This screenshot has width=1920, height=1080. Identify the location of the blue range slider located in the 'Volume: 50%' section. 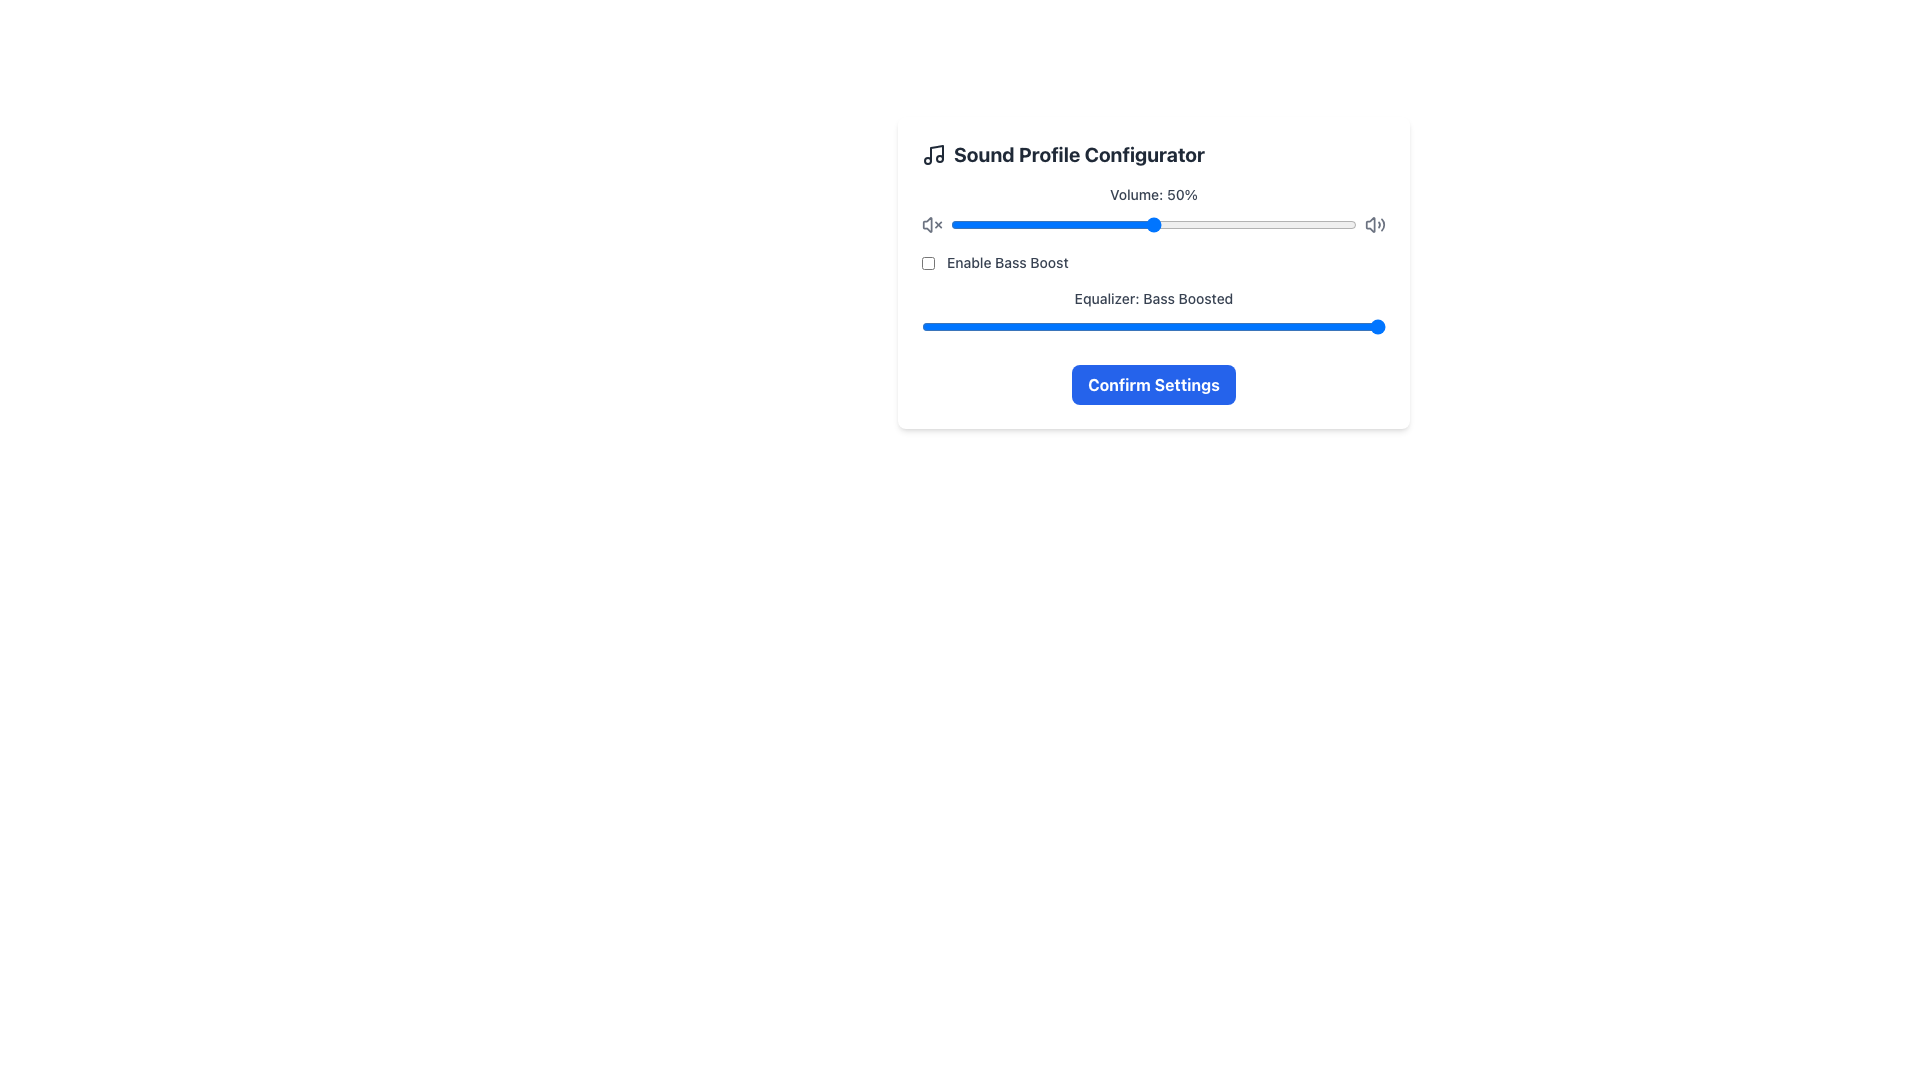
(1153, 224).